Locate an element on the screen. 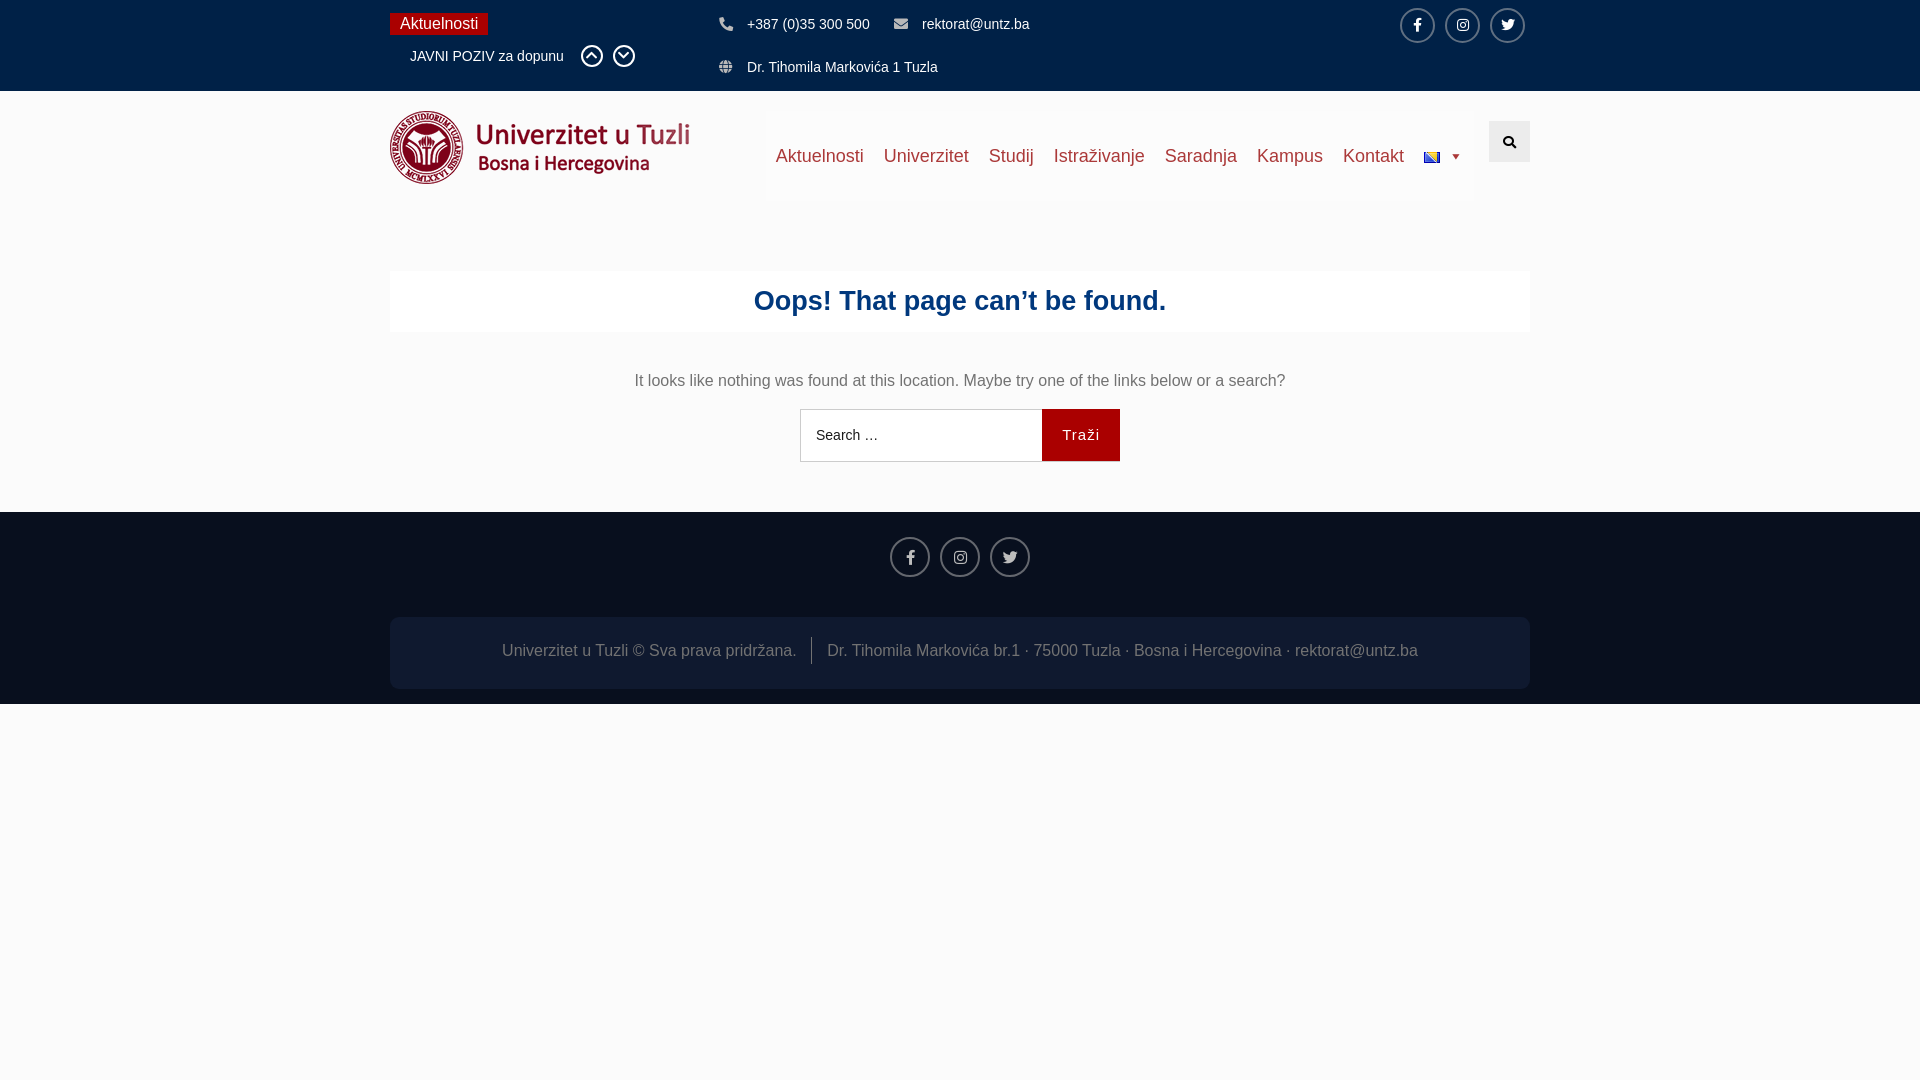 This screenshot has width=1920, height=1080. 'Search' is located at coordinates (1488, 140).